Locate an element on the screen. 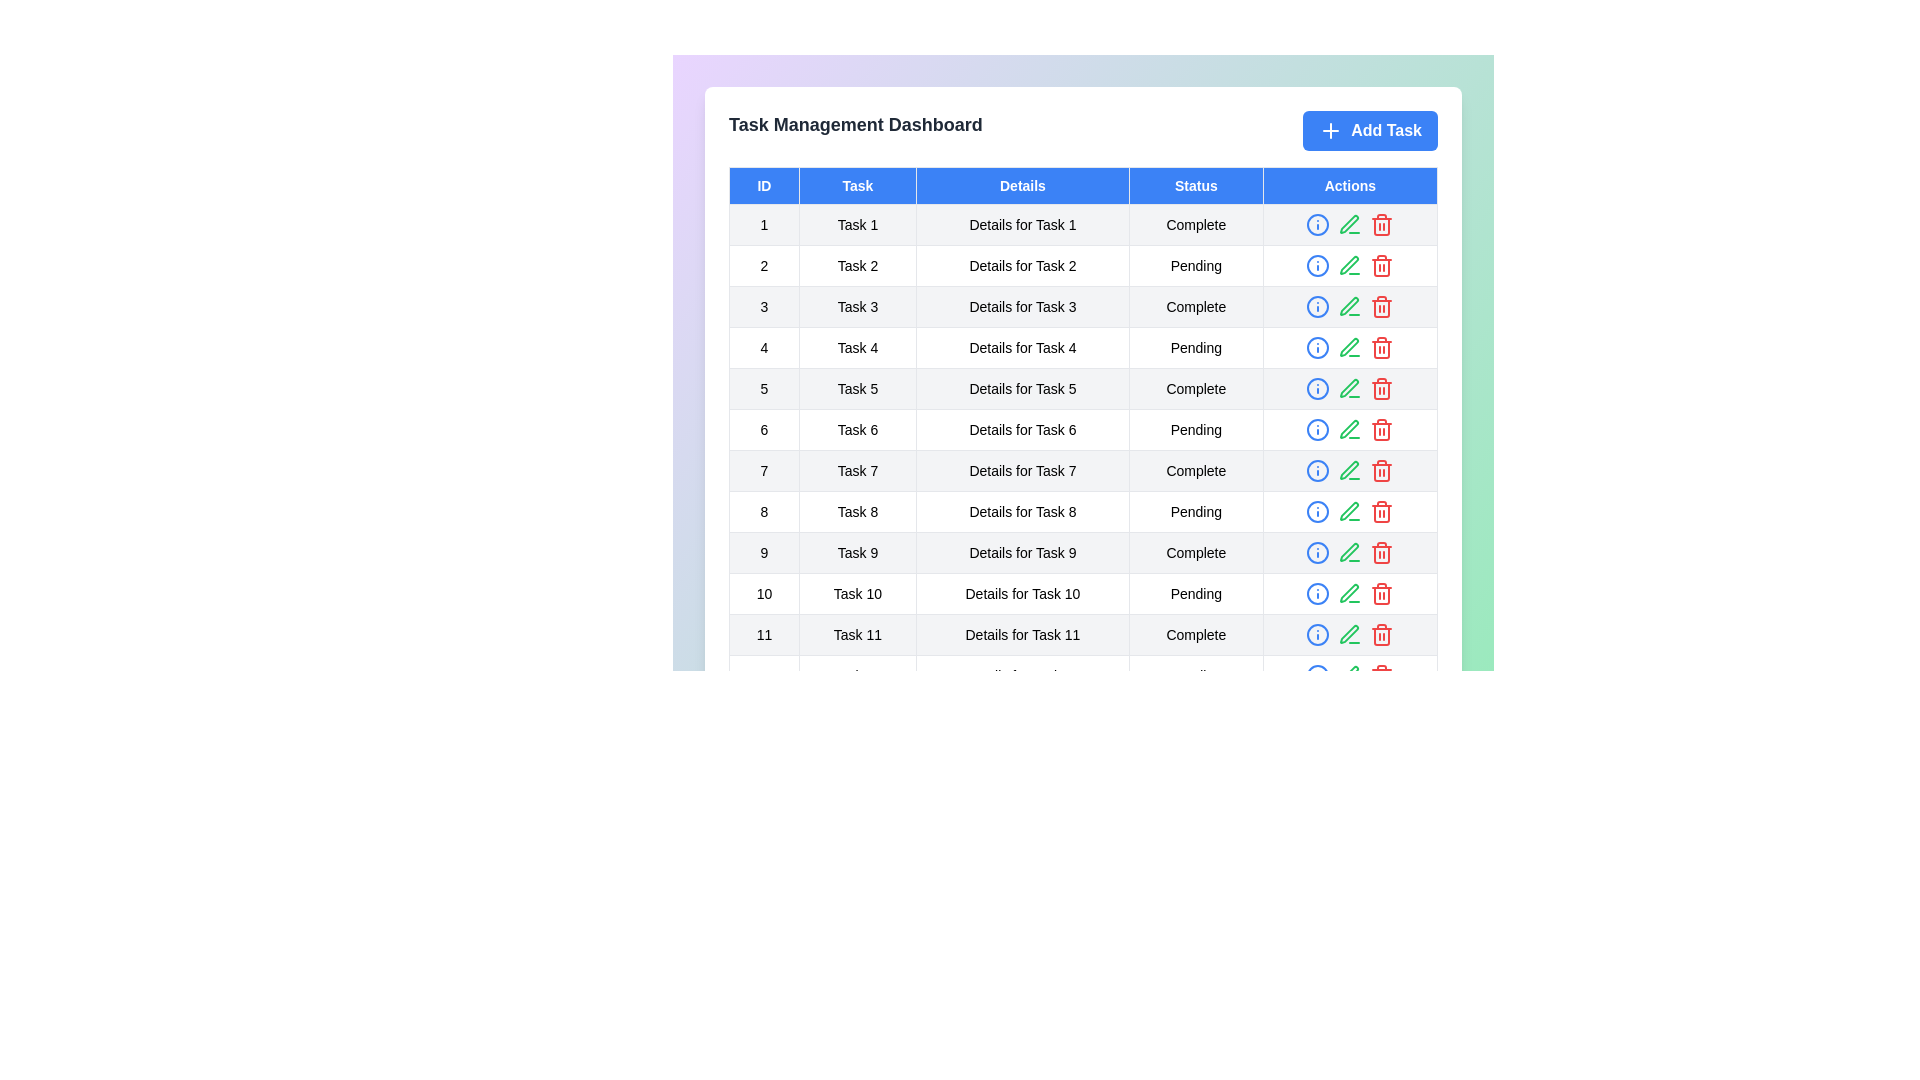  the column header to sort tasks by Details is located at coordinates (1022, 185).